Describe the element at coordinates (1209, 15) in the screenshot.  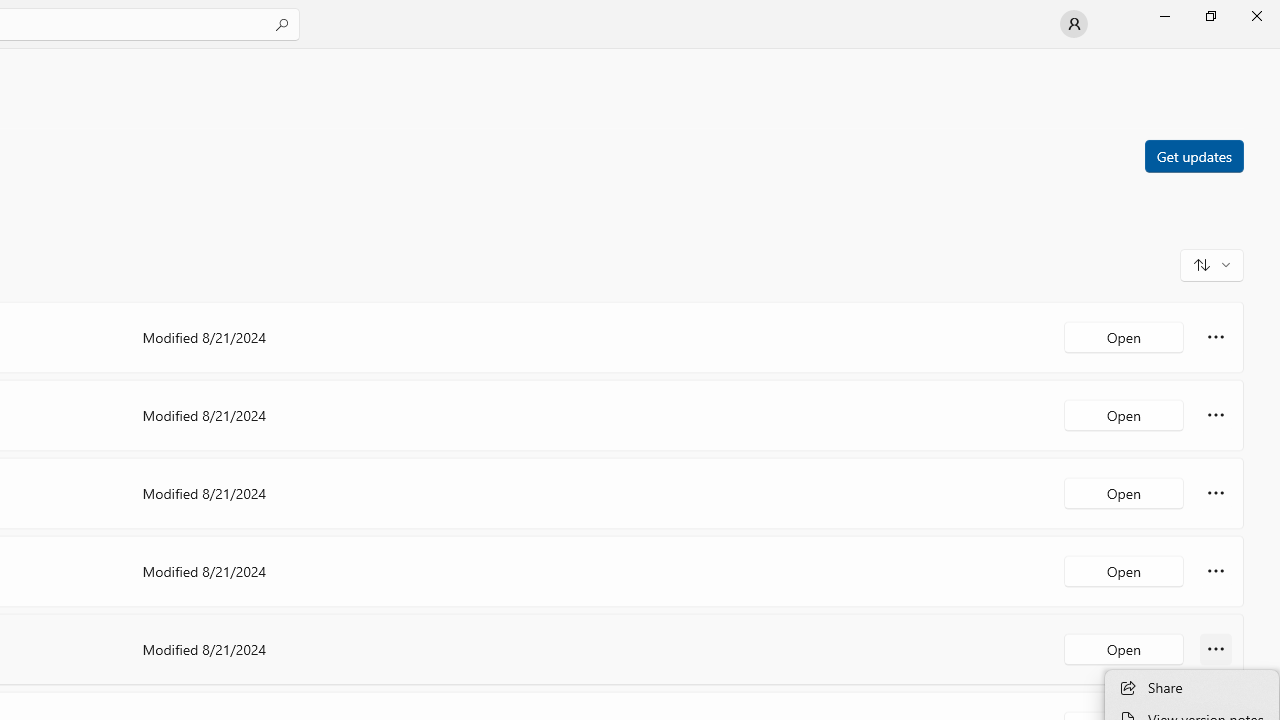
I see `'Restore Microsoft Store'` at that location.